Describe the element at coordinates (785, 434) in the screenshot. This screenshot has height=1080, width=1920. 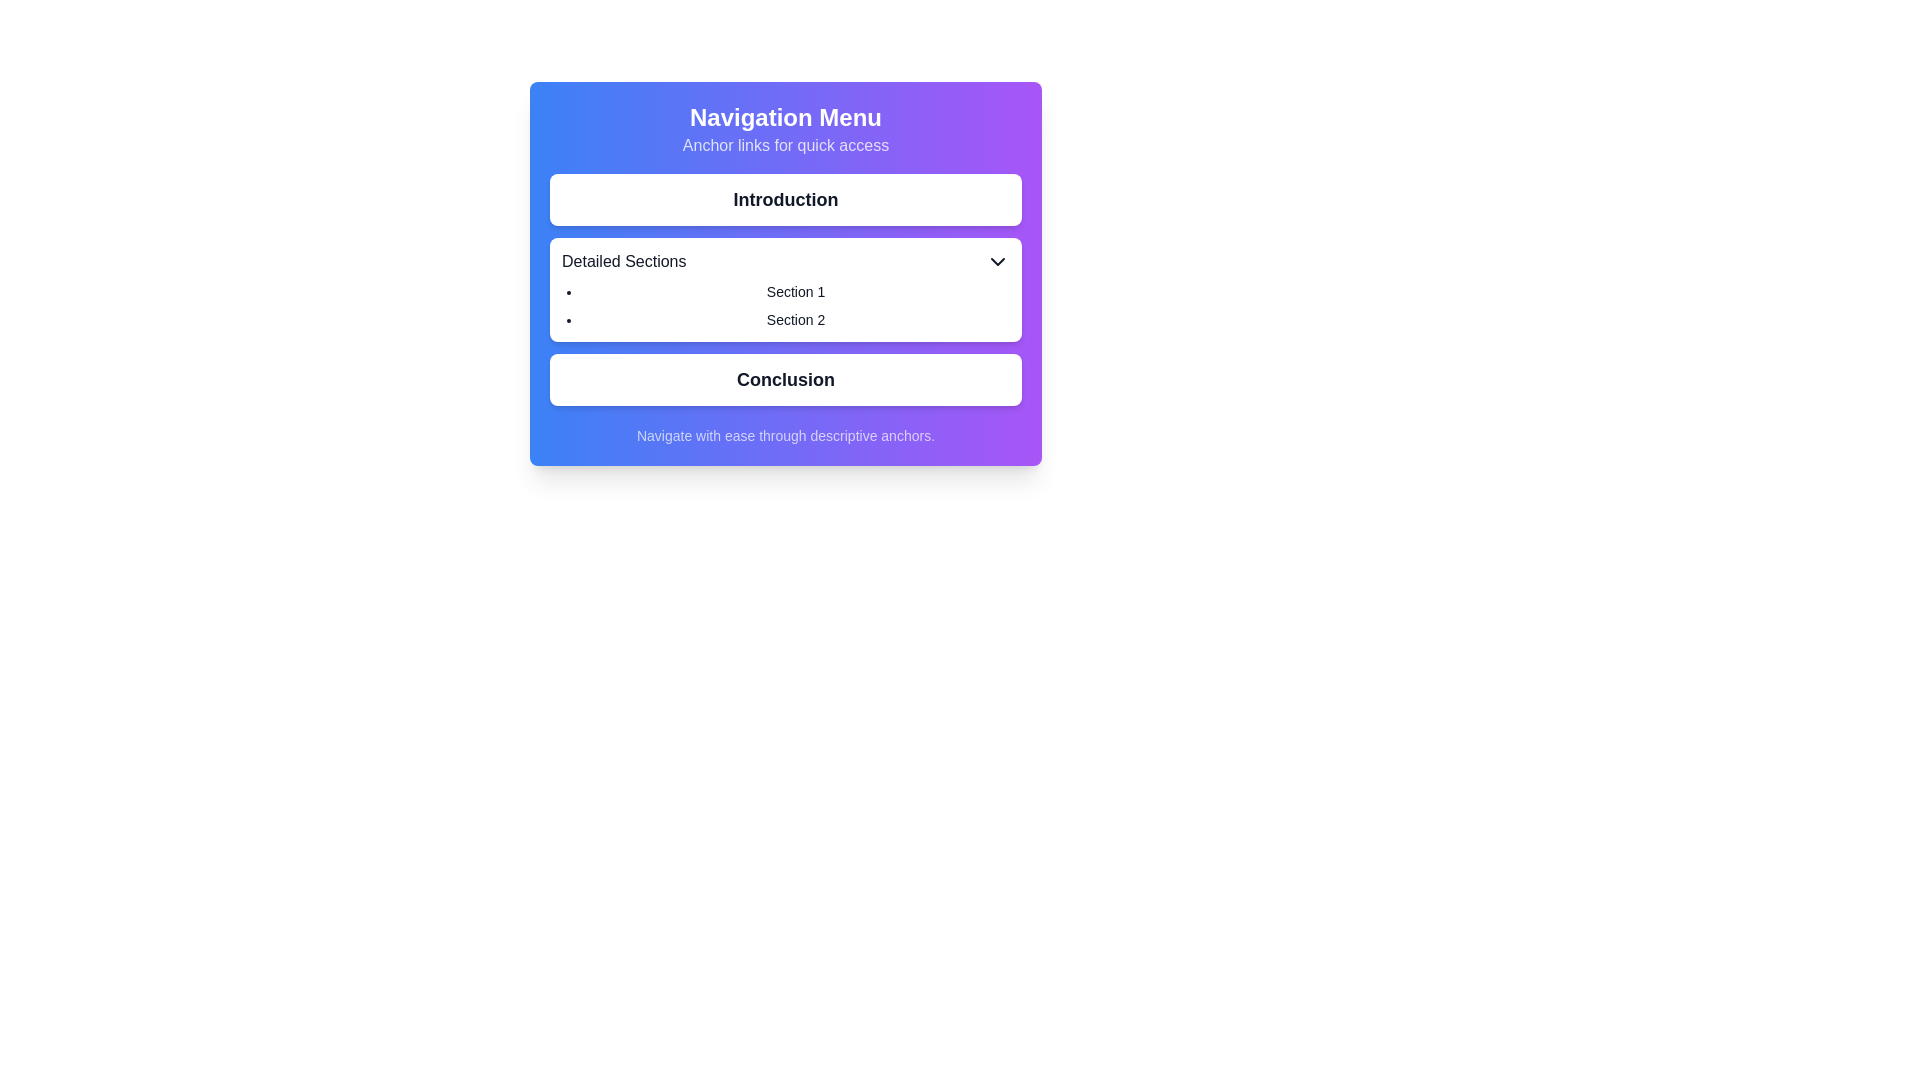
I see `the descriptive label text stating 'Navigate with ease through descriptive anchors.' which is centrally aligned at the bottom of the 'Navigation Menu' panel` at that location.